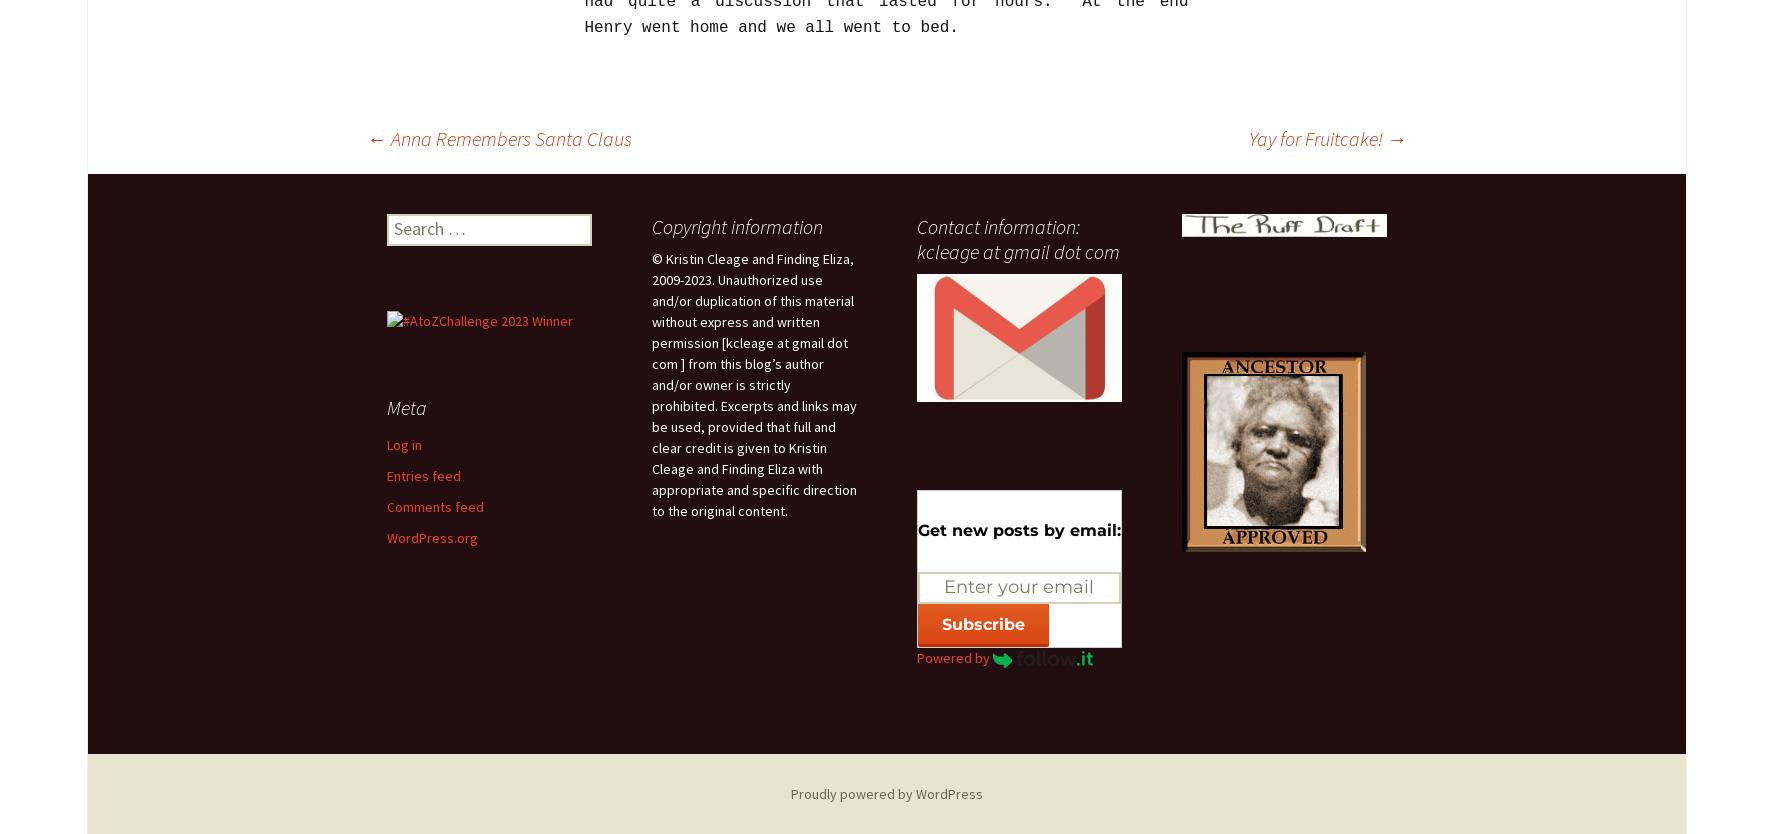  What do you see at coordinates (385, 504) in the screenshot?
I see `'Comments feed'` at bounding box center [385, 504].